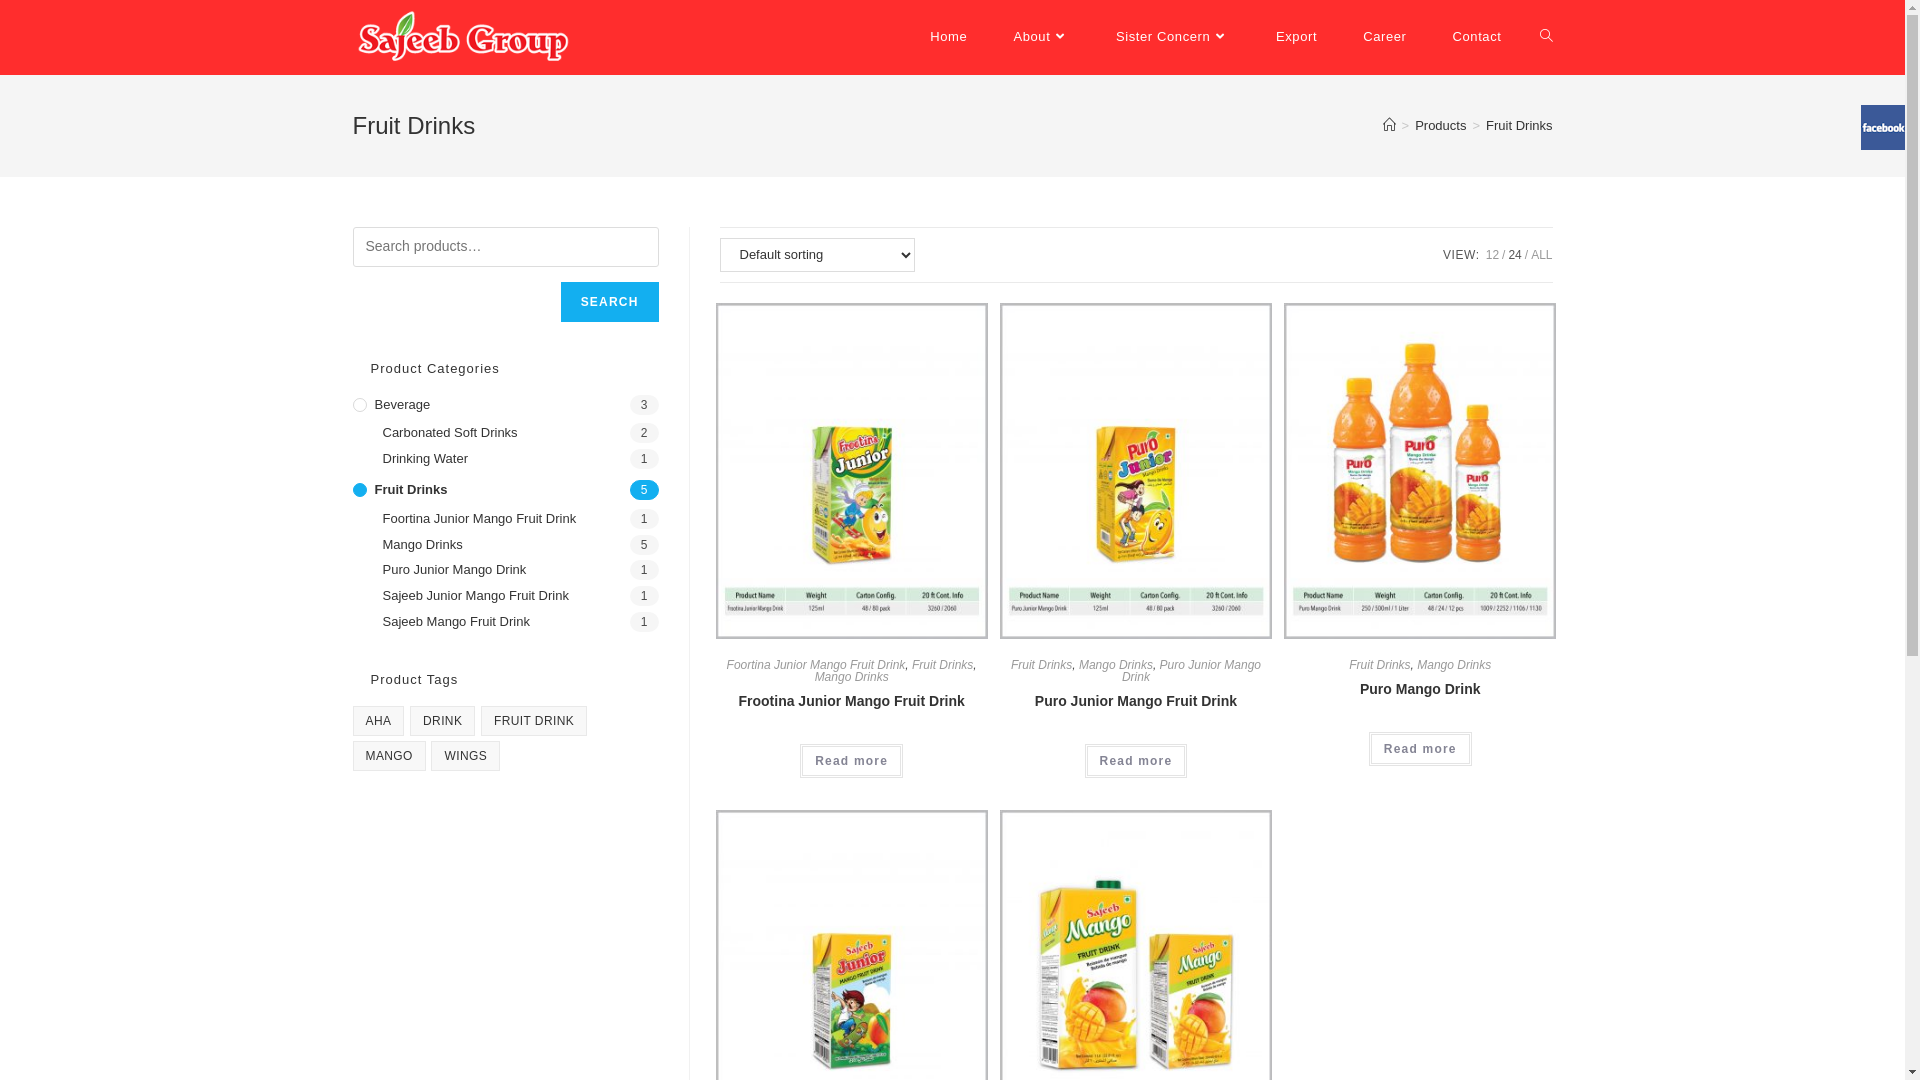 The height and width of the screenshot is (1080, 1920). Describe the element at coordinates (1507, 253) in the screenshot. I see `'24'` at that location.